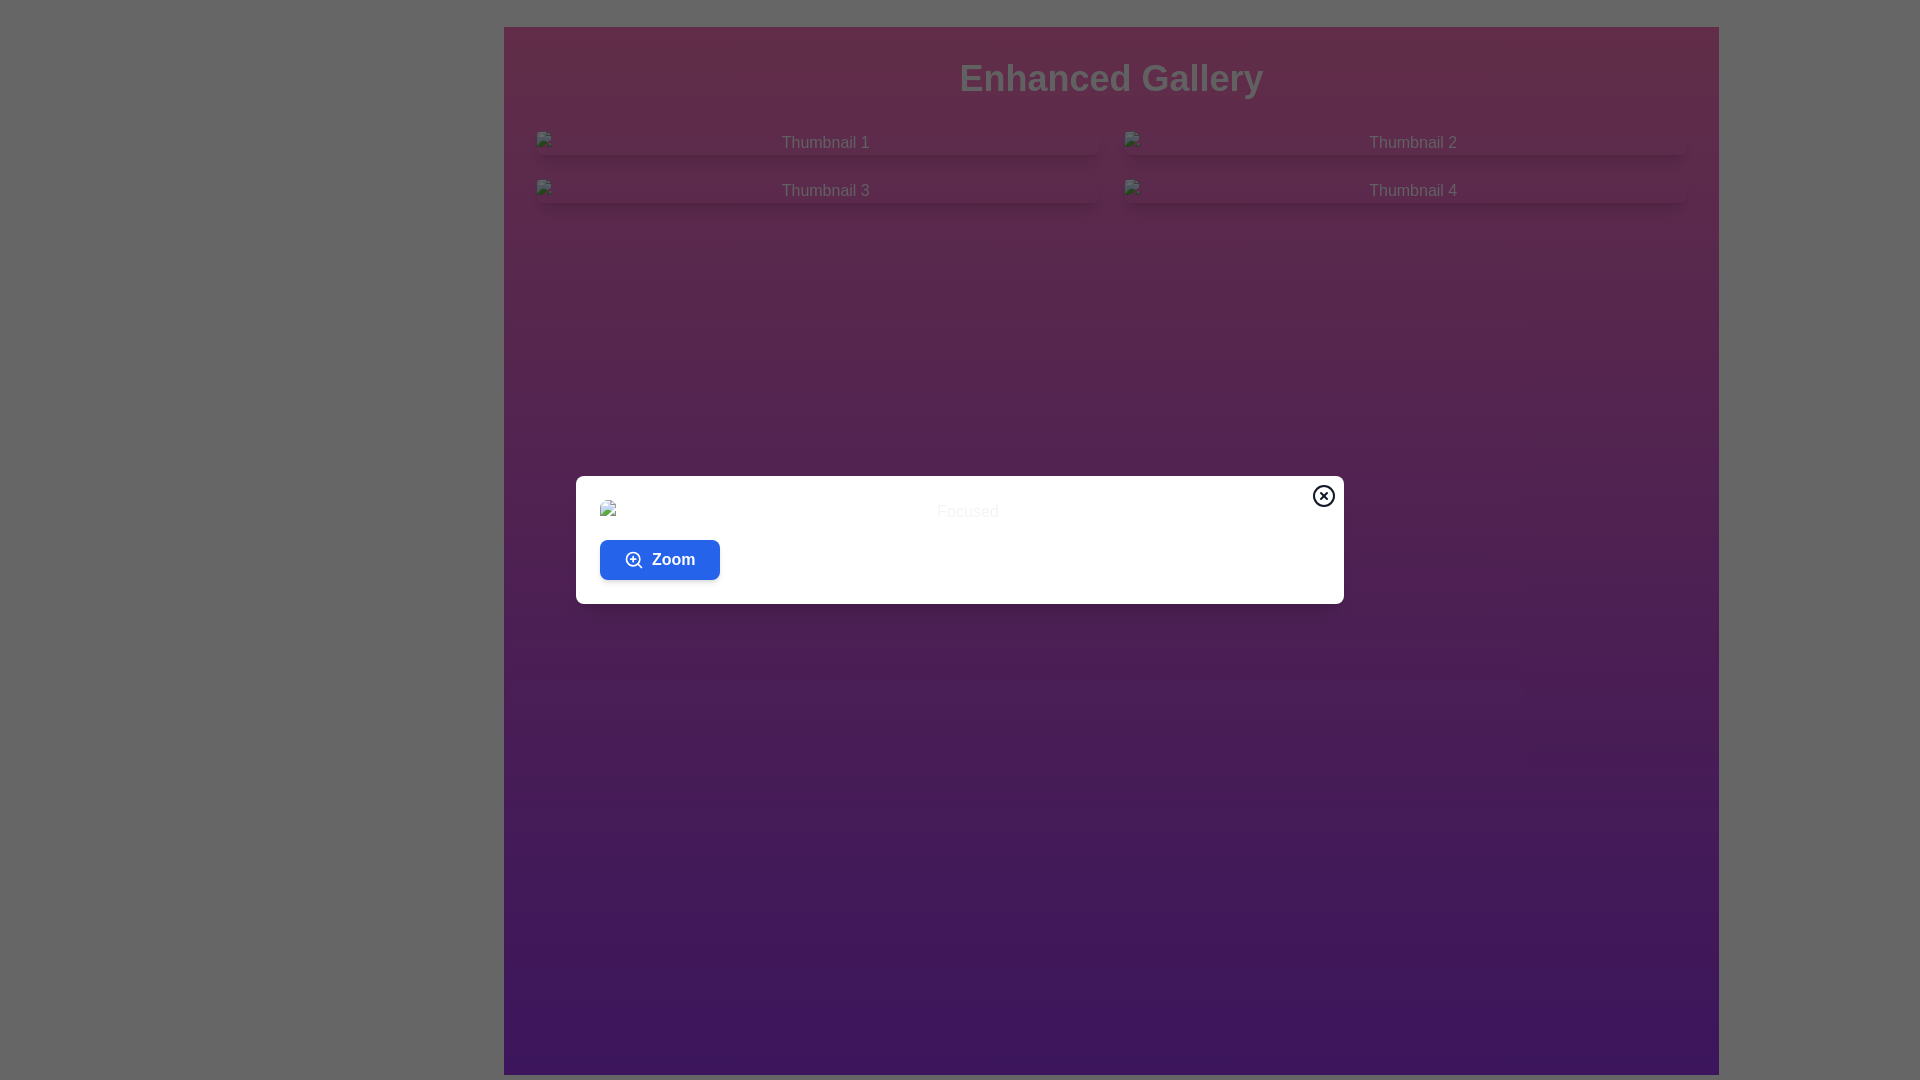 This screenshot has width=1920, height=1080. Describe the element at coordinates (659, 559) in the screenshot. I see `the zoom button located in the bottom section of the white dialog box for accessibility navigation` at that location.